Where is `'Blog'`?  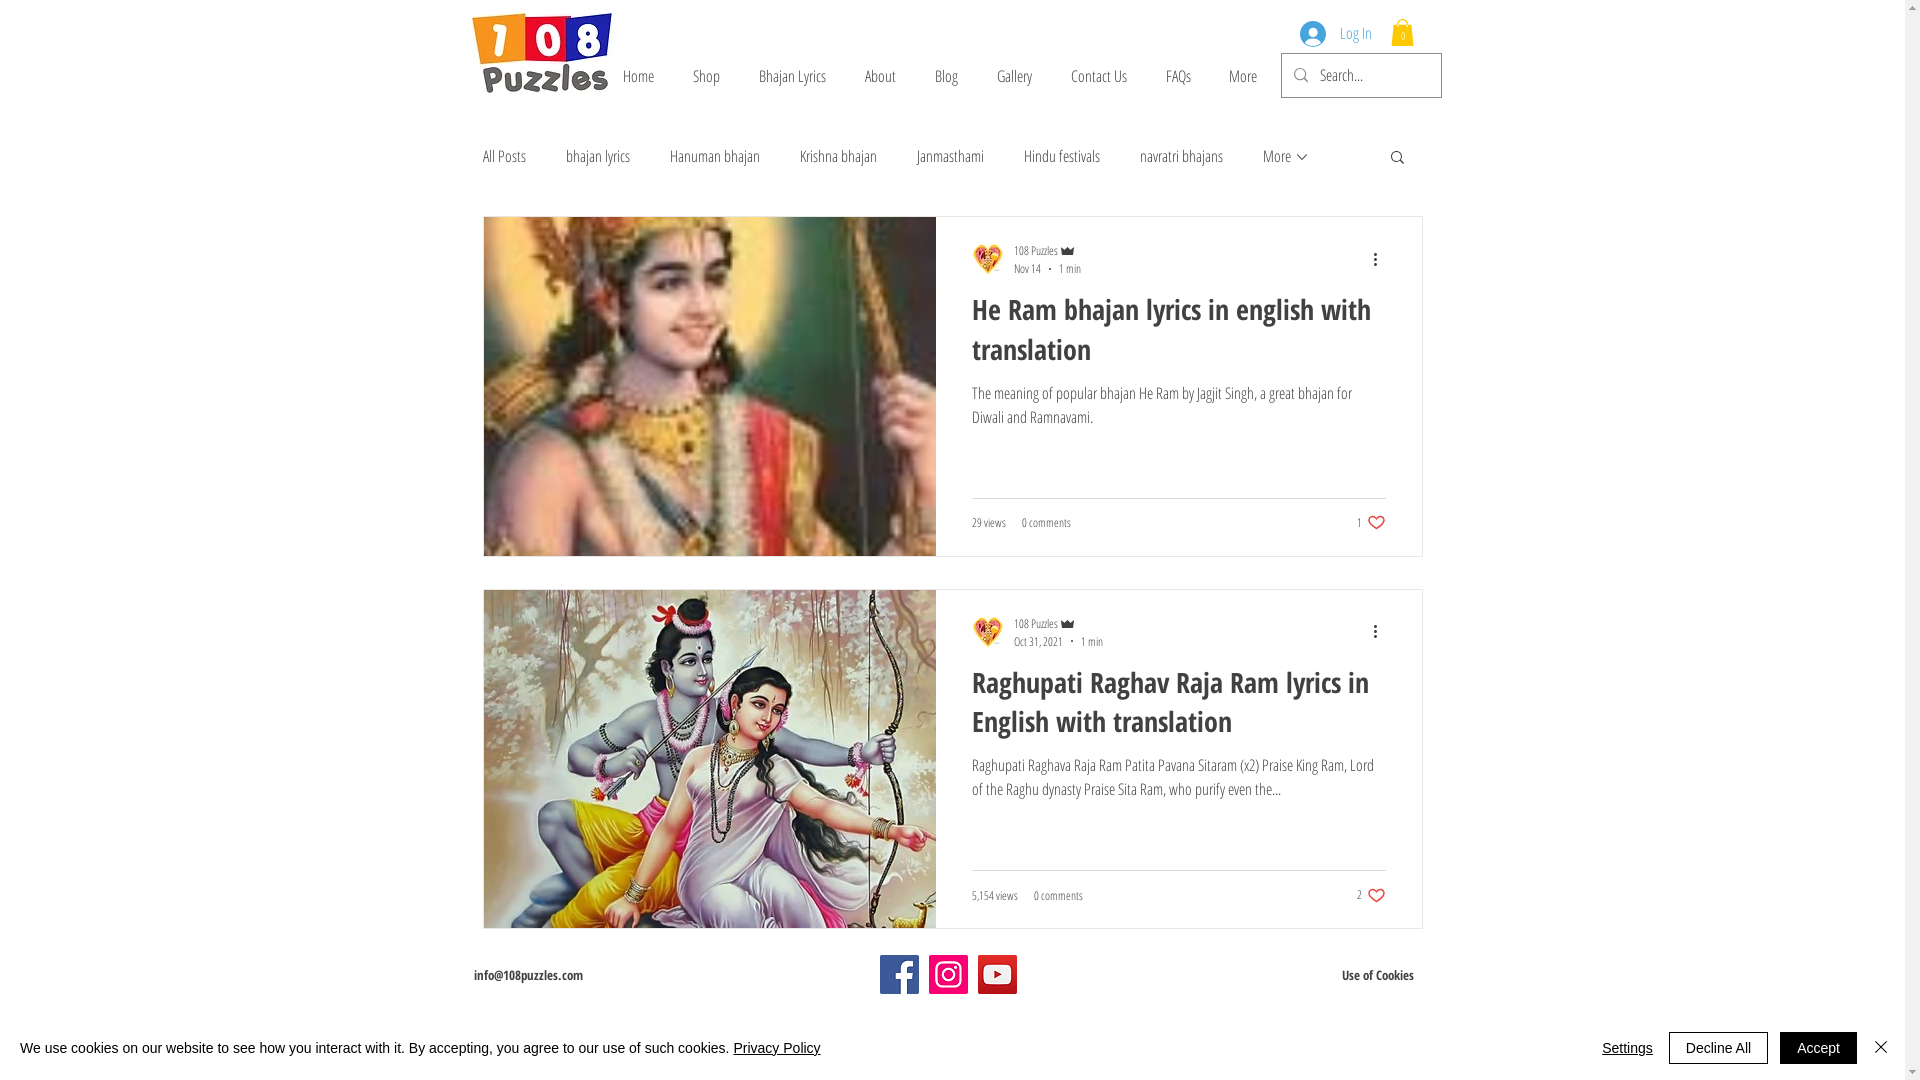
'Blog' is located at coordinates (945, 75).